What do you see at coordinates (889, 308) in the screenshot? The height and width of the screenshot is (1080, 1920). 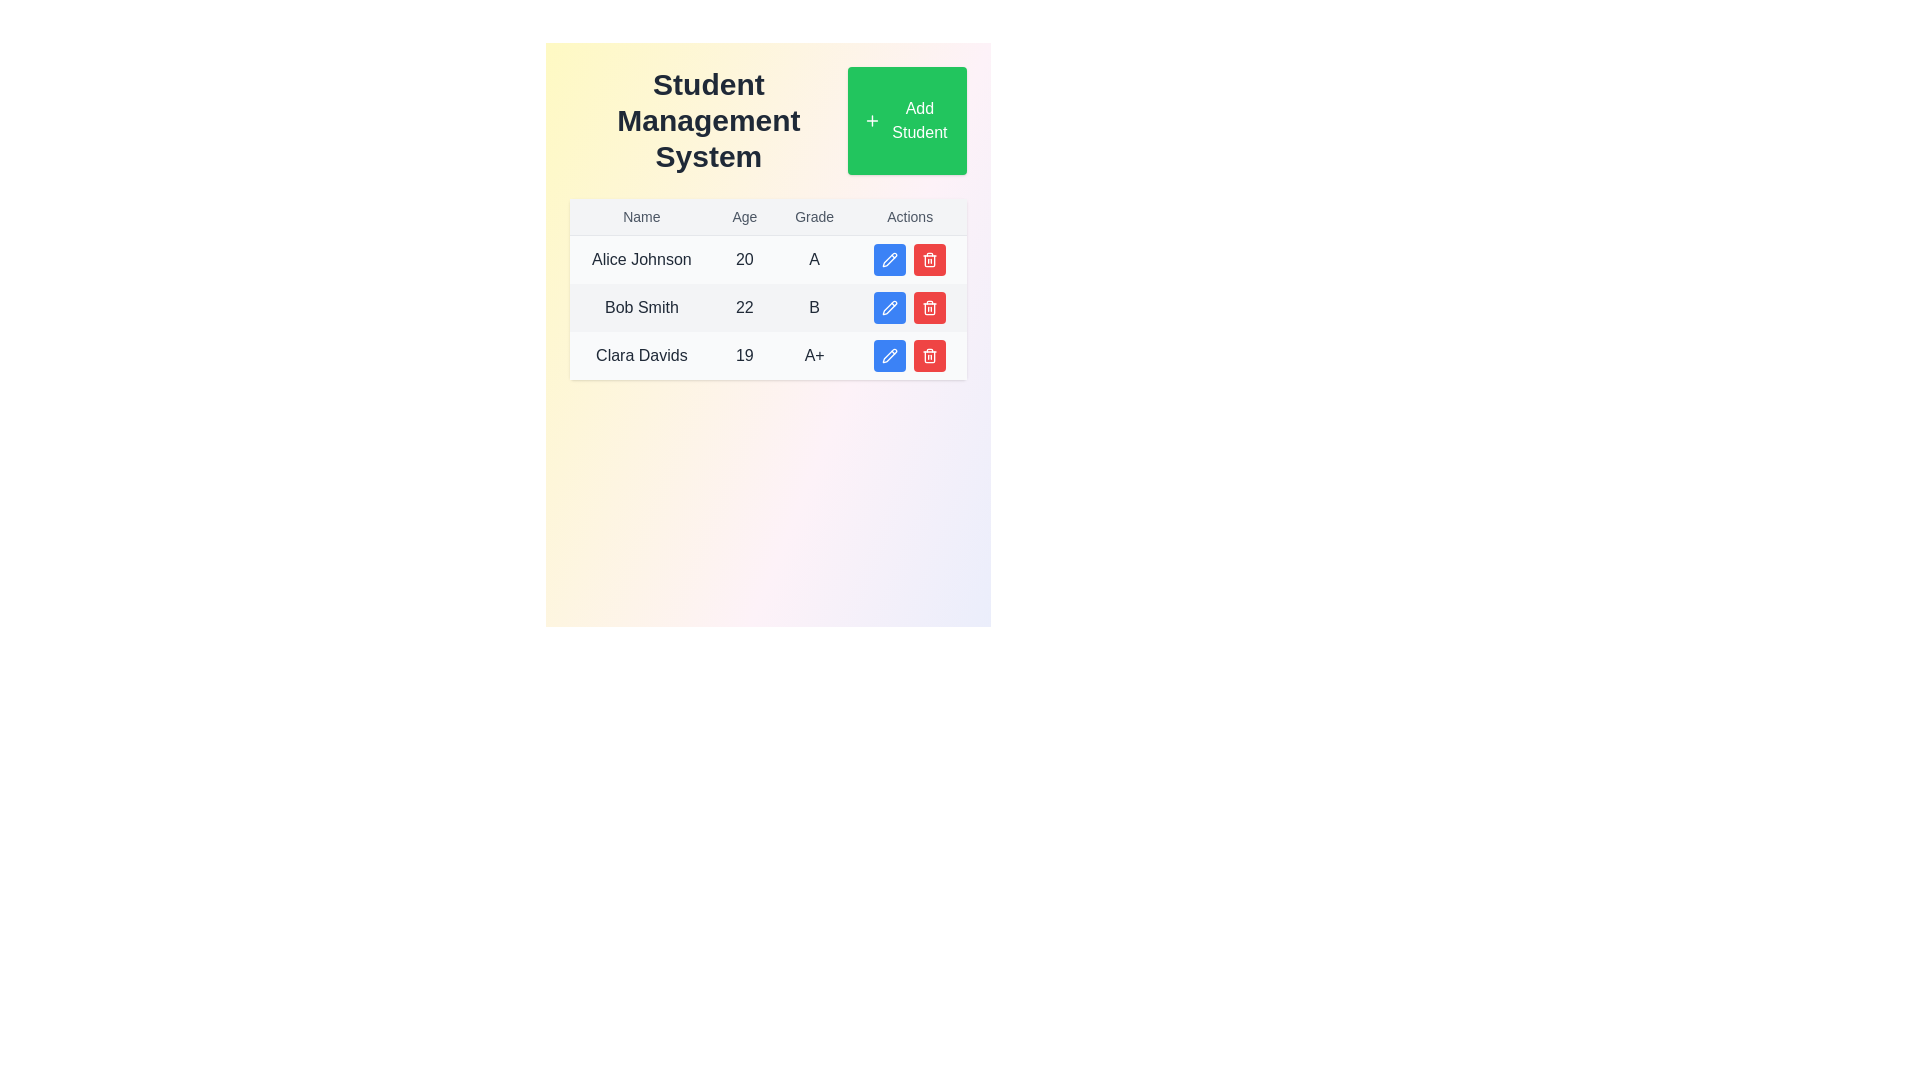 I see `the pencil icon element used for edit actions, located in the second row of the actions column in the student management table, to the right of the grade column` at bounding box center [889, 308].